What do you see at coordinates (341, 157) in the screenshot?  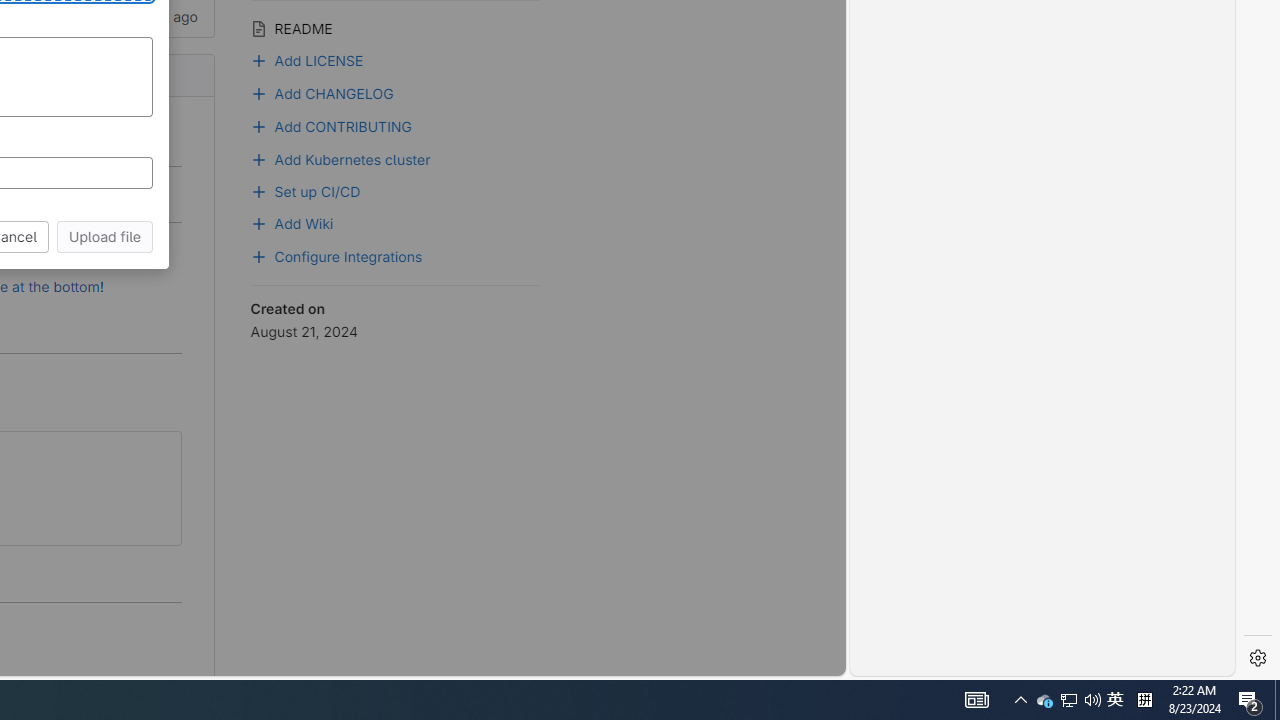 I see `'Add Kubernetes cluster'` at bounding box center [341, 157].